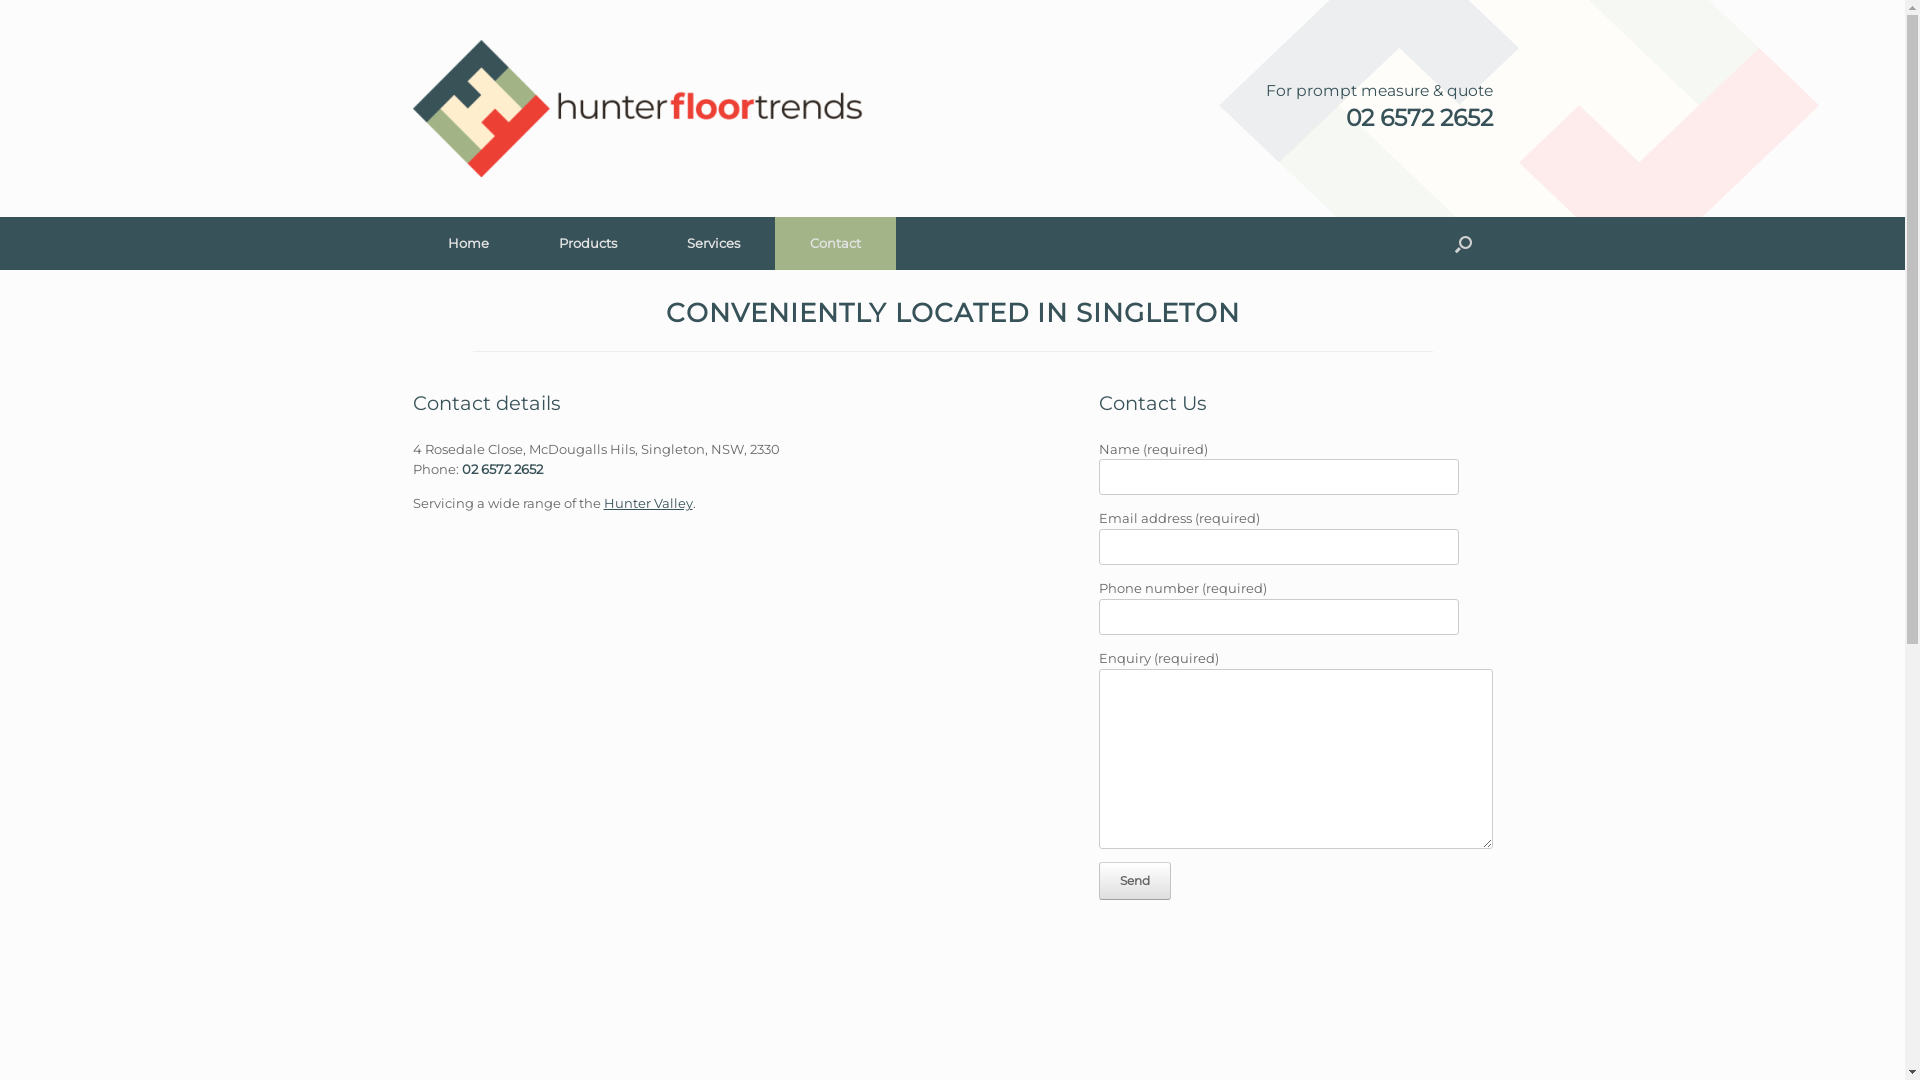 The height and width of the screenshot is (1080, 1920). I want to click on 'Send', so click(1134, 879).